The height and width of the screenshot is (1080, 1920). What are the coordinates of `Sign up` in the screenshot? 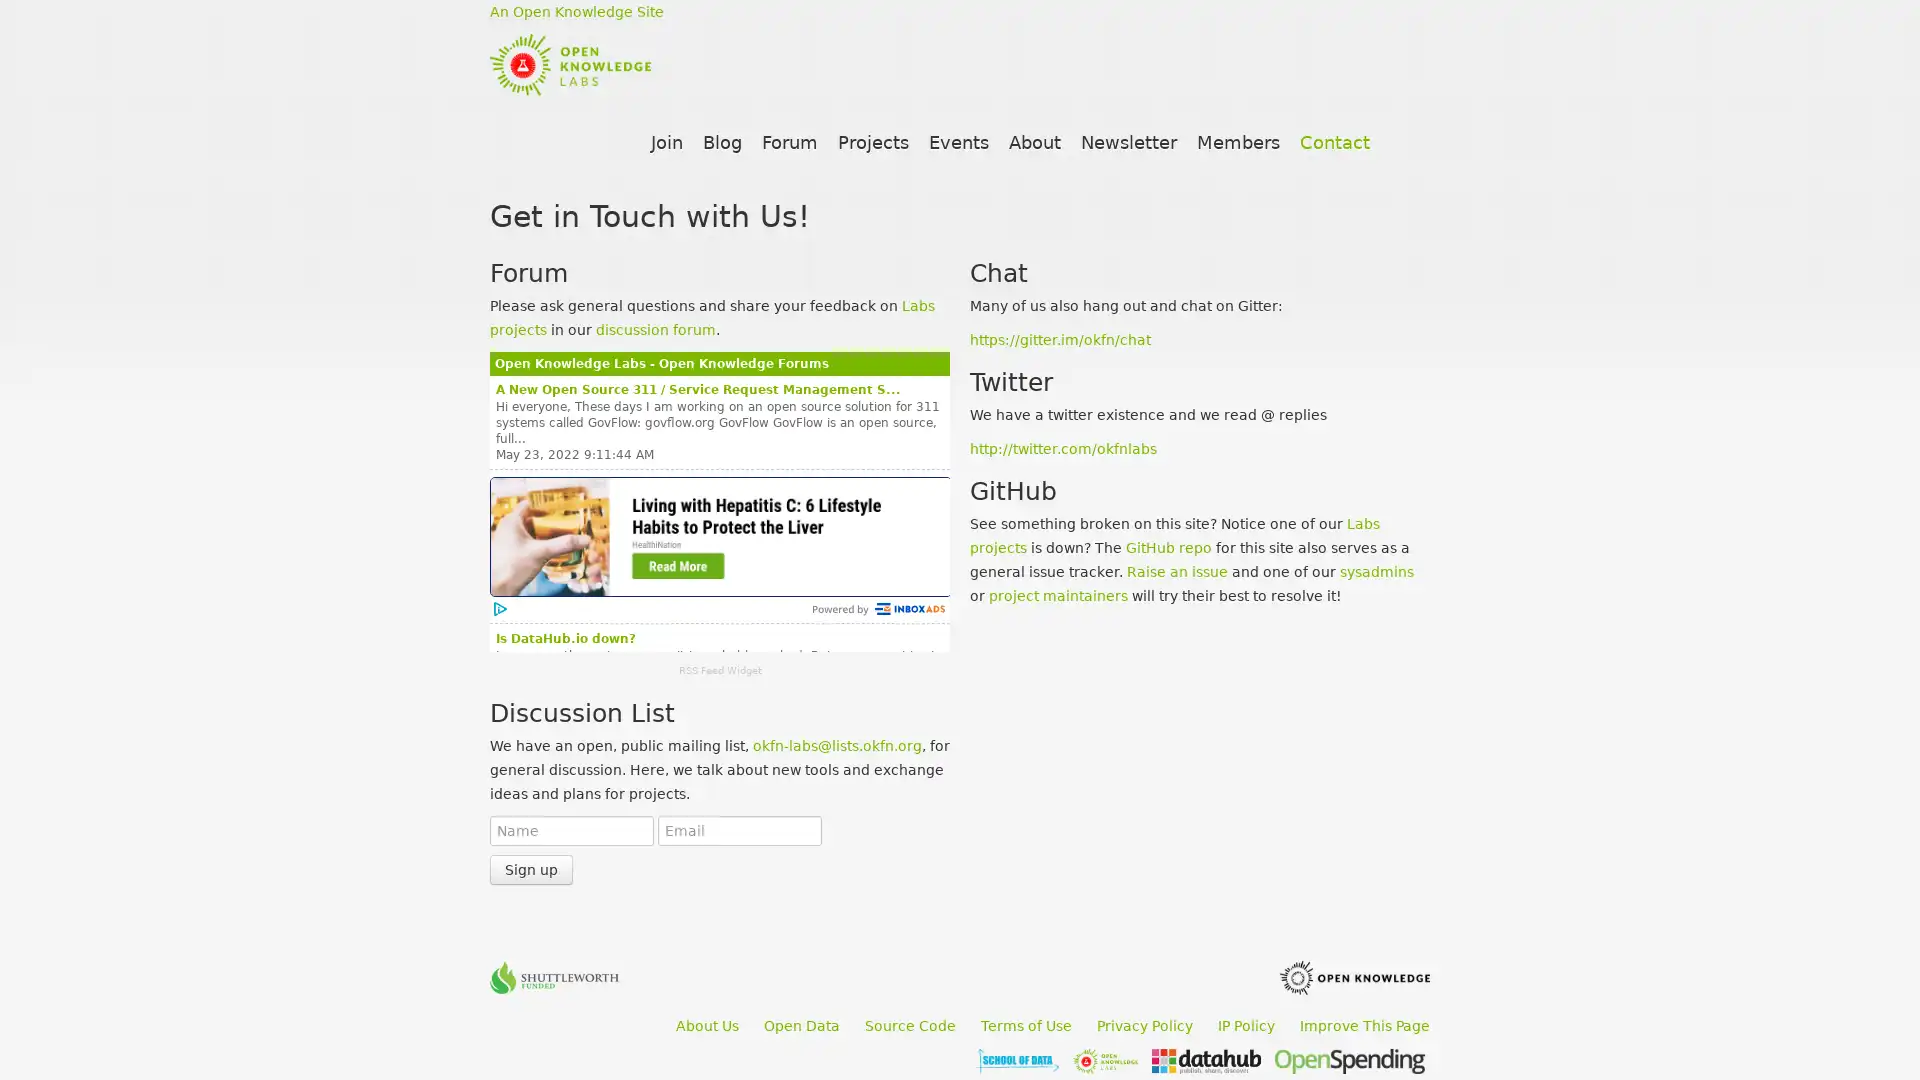 It's located at (531, 869).